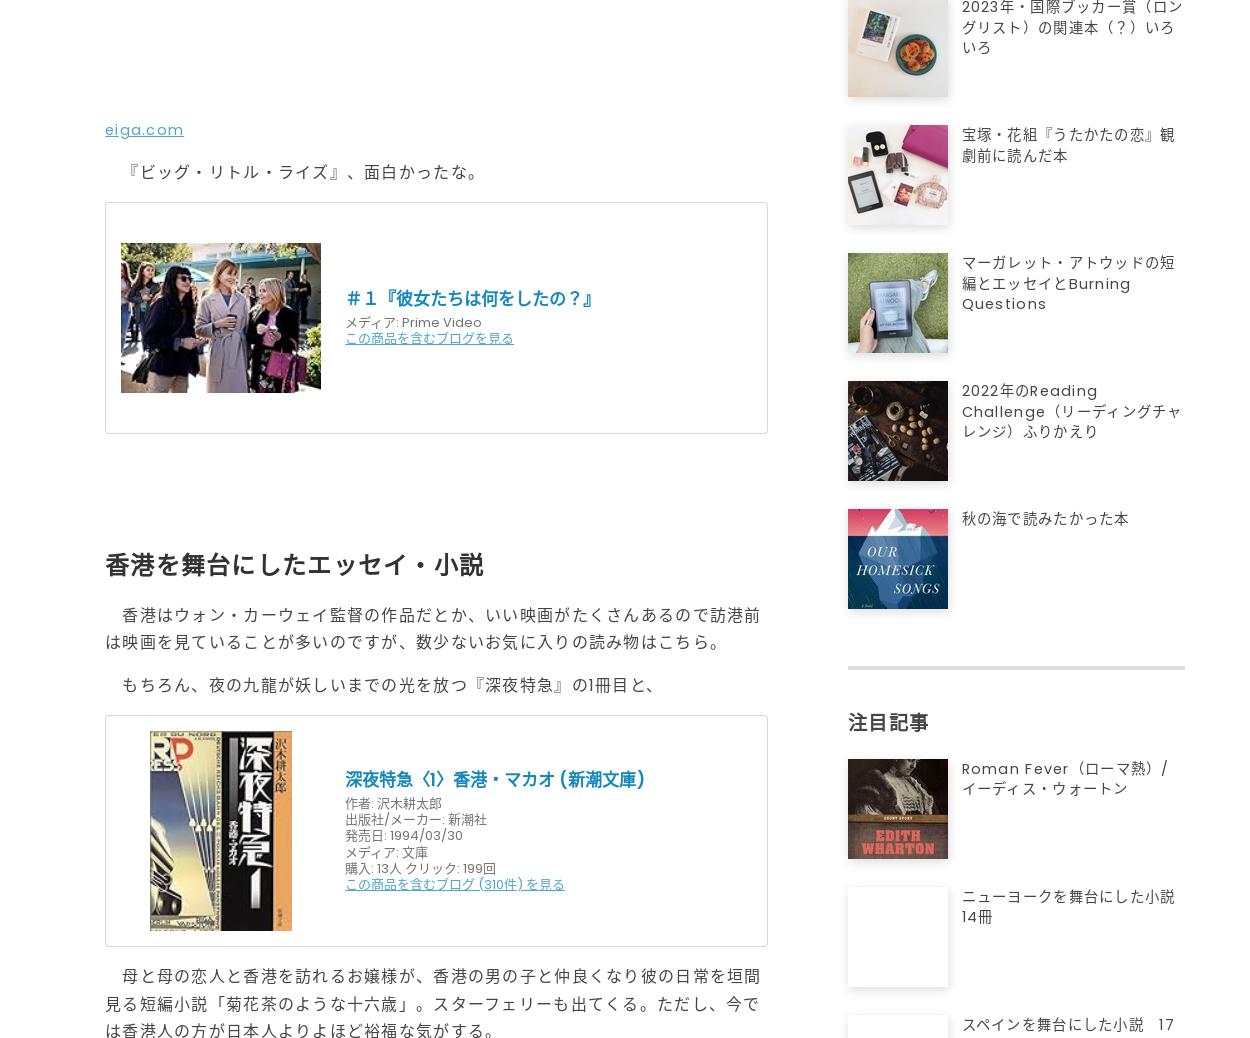 The image size is (1250, 1038). I want to click on 'この商品を含むブログ (310件) を見る', so click(454, 884).